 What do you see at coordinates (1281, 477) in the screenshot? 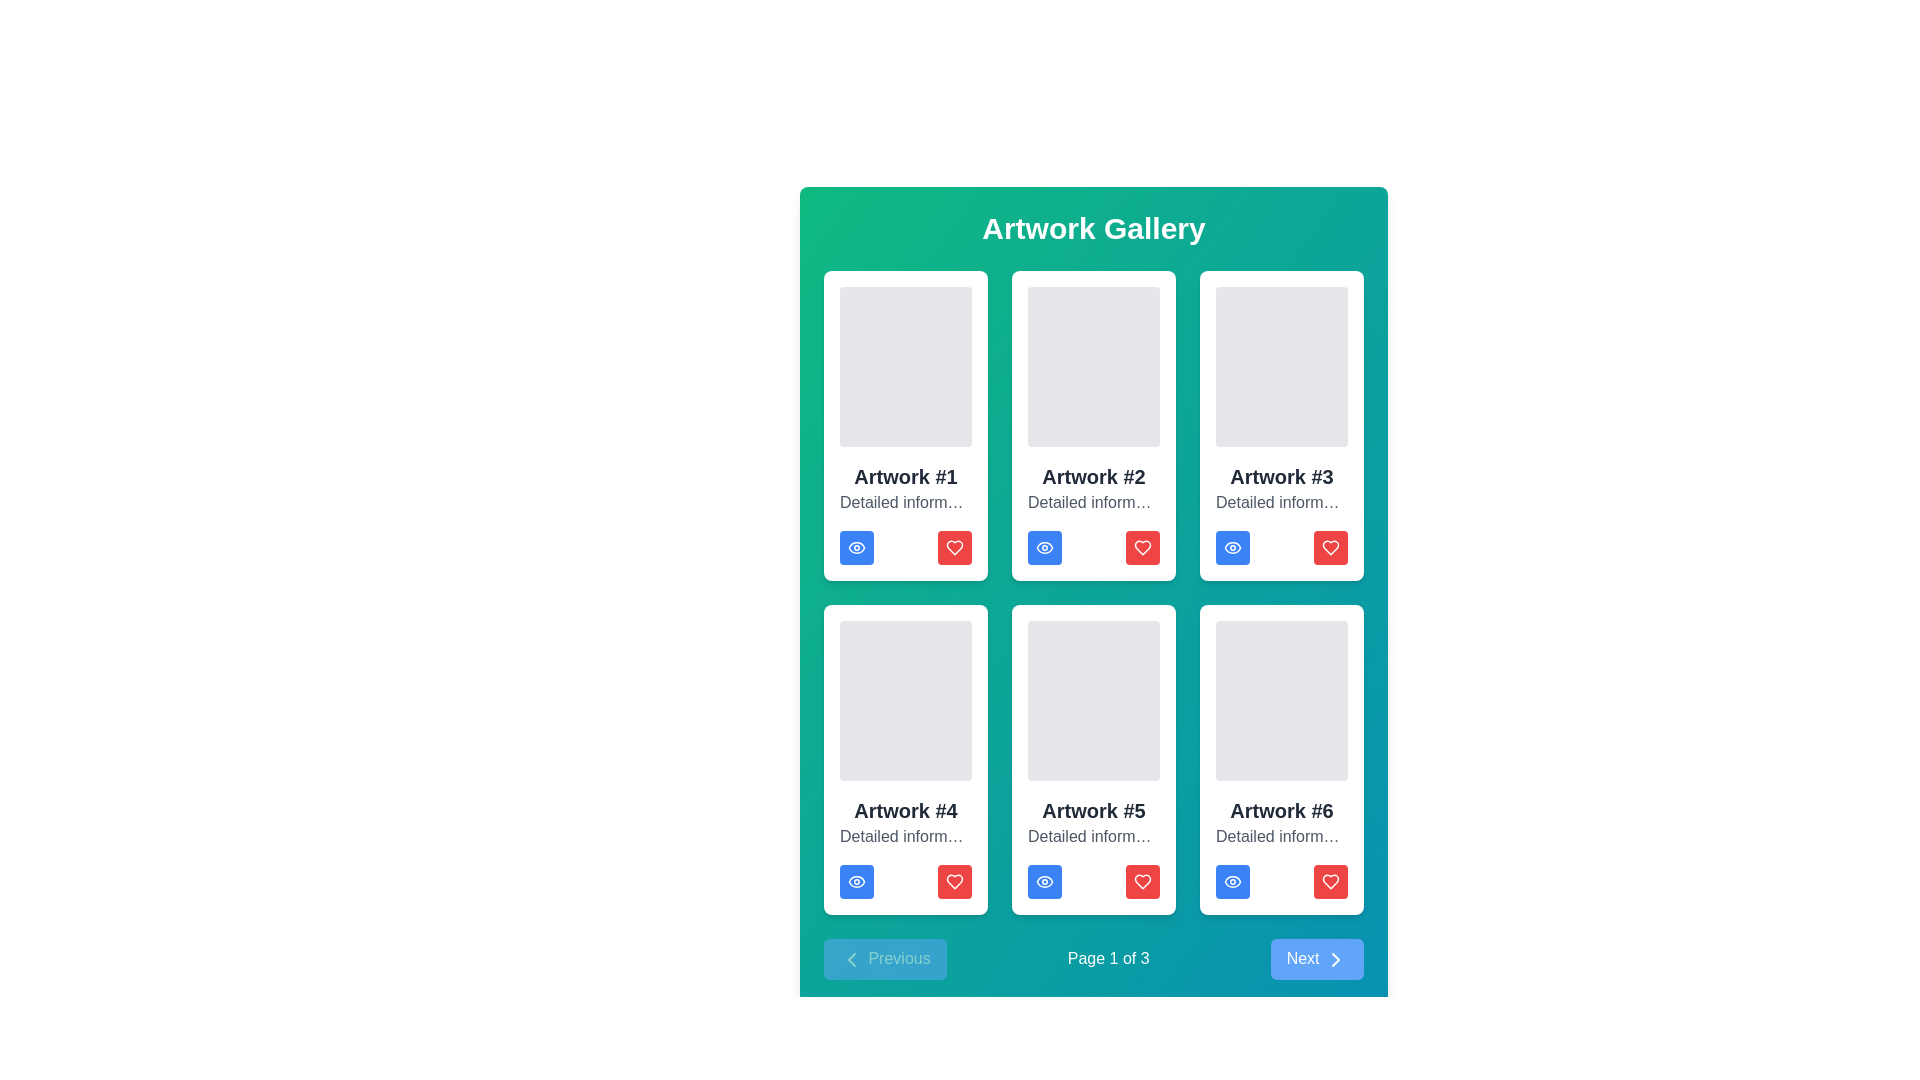
I see `the text label element reading 'Artwork #3', which is centrally located within the third card in the top row of a grid-like structure` at bounding box center [1281, 477].